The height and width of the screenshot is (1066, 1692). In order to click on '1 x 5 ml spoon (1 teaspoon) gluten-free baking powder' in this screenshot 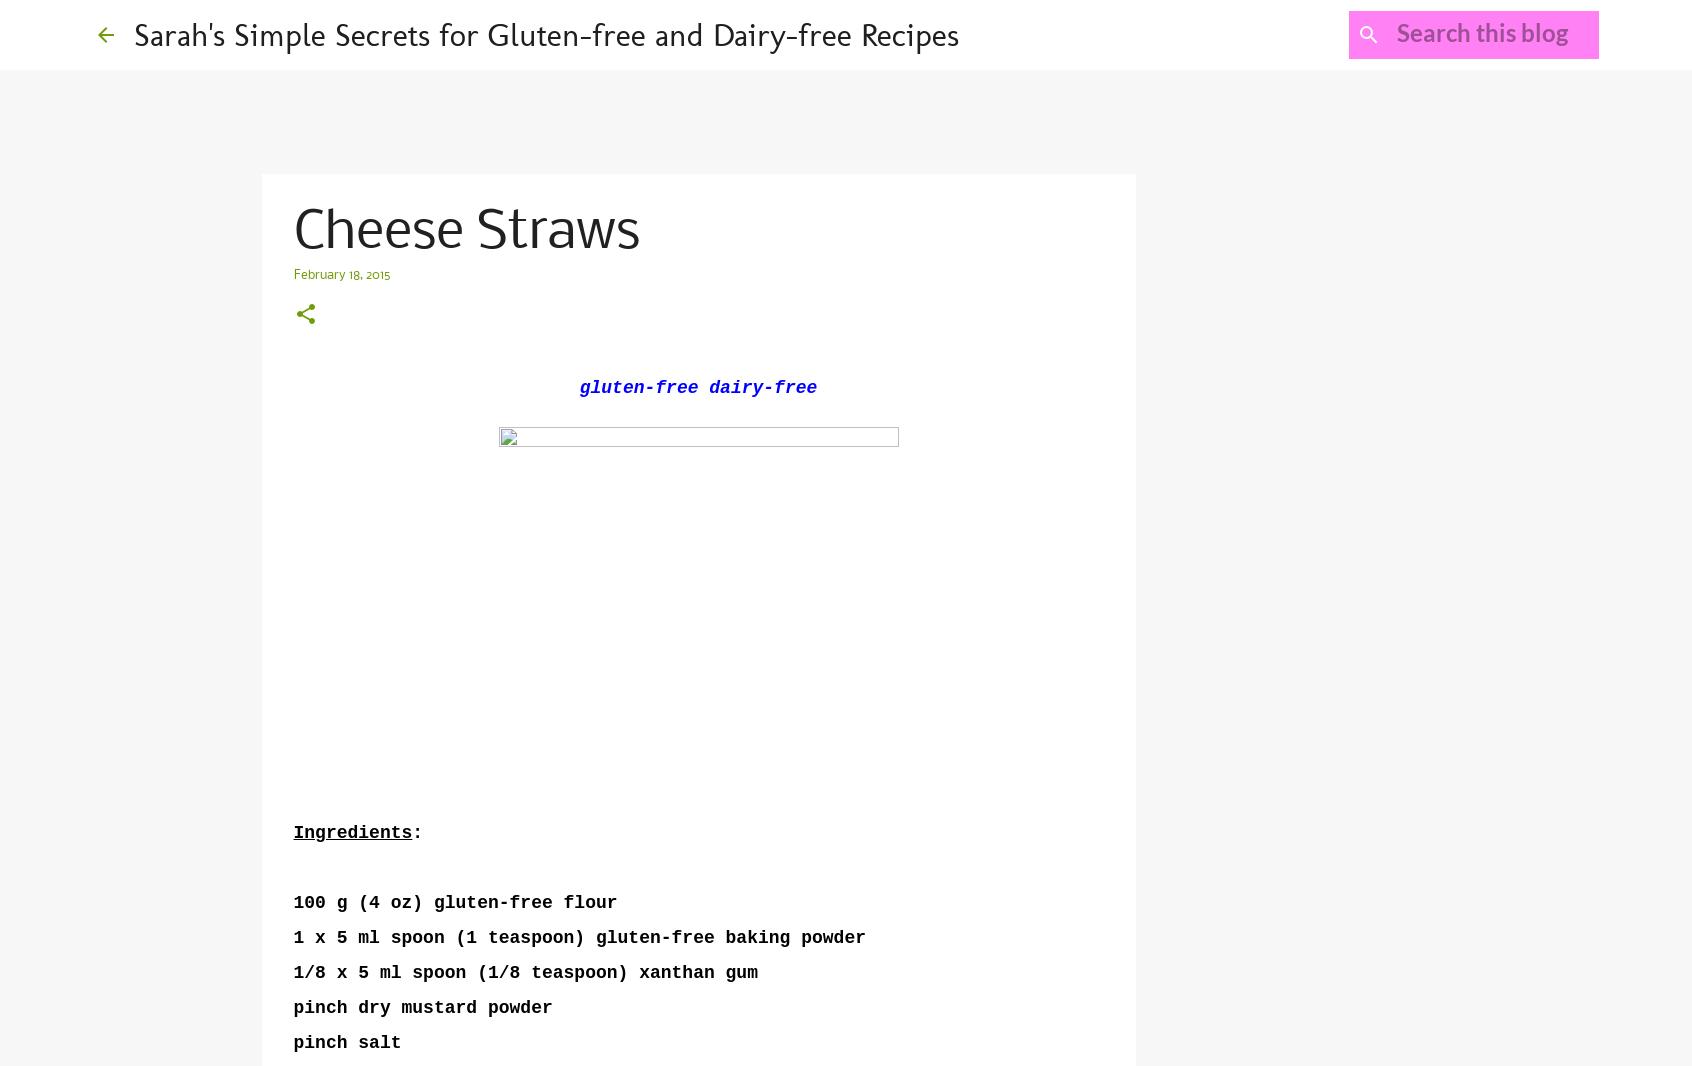, I will do `click(578, 937)`.